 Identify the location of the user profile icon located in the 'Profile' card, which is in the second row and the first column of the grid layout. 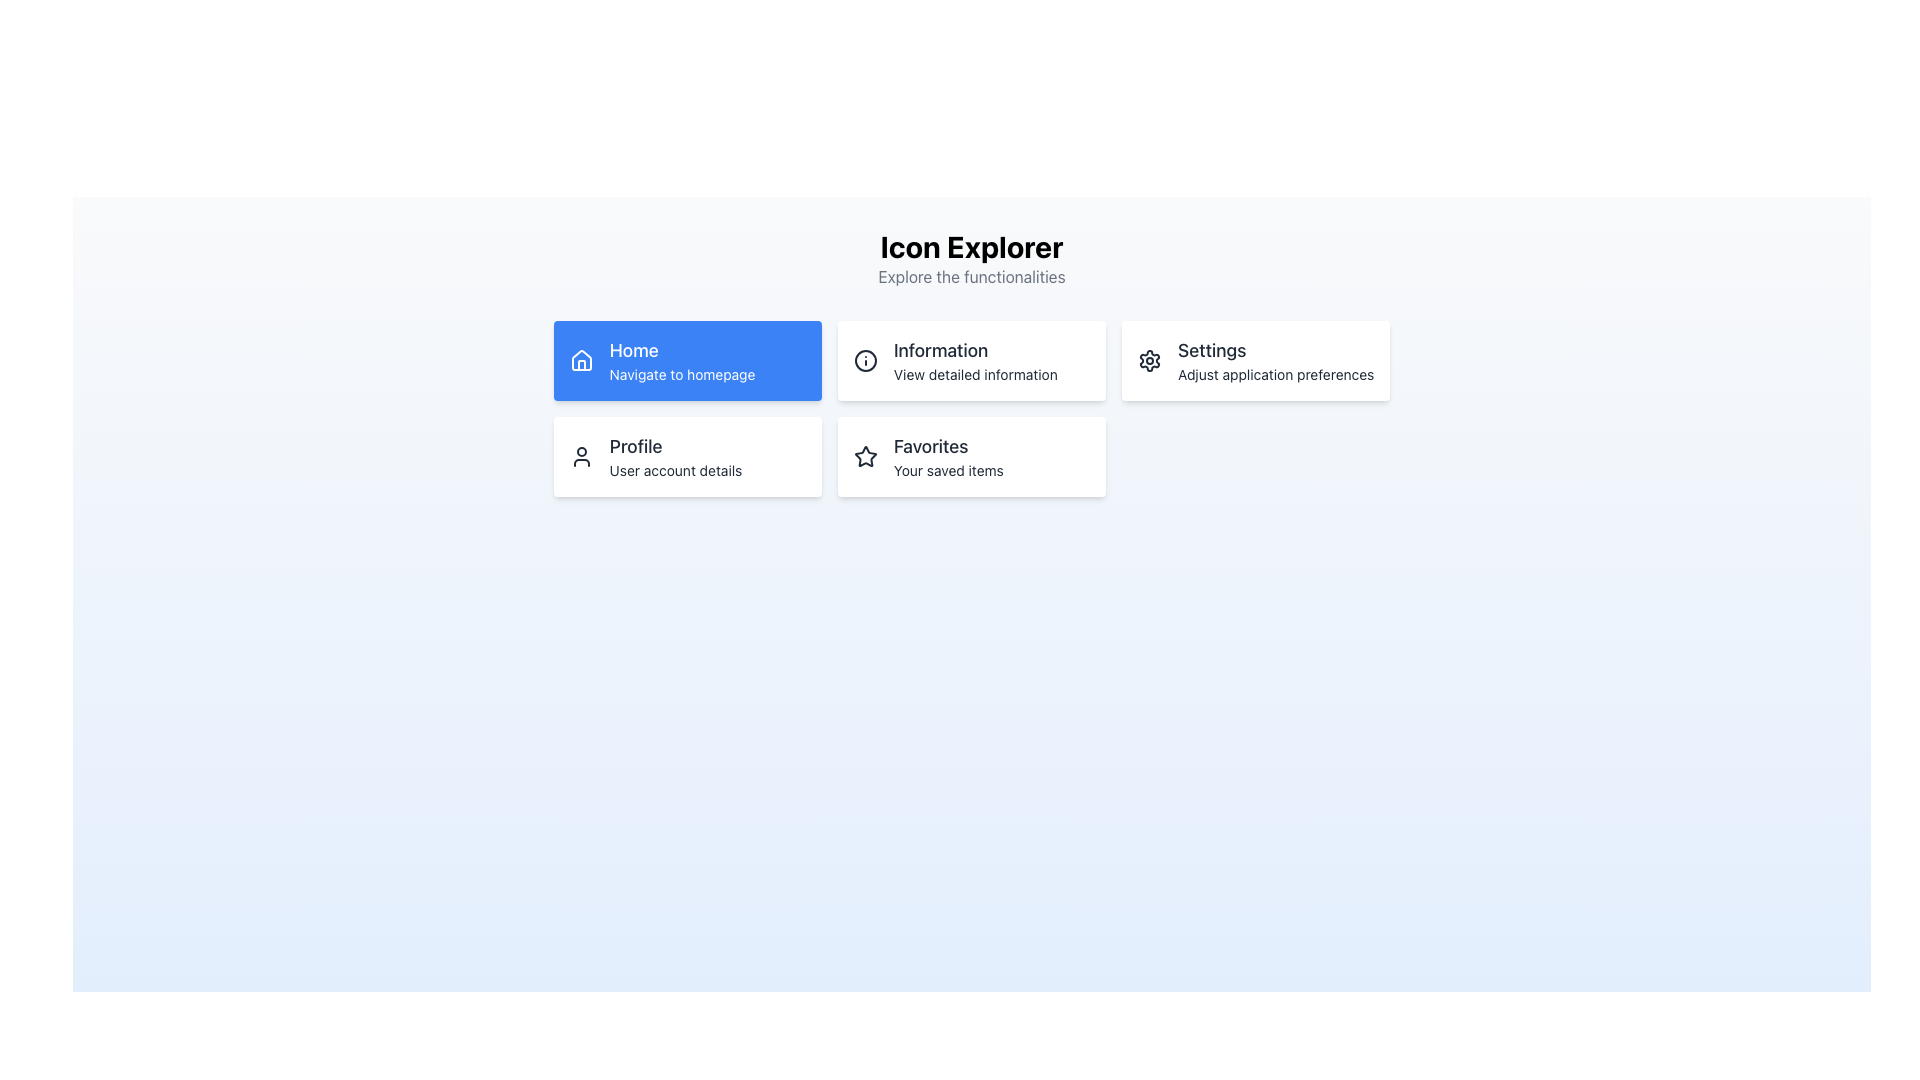
(580, 456).